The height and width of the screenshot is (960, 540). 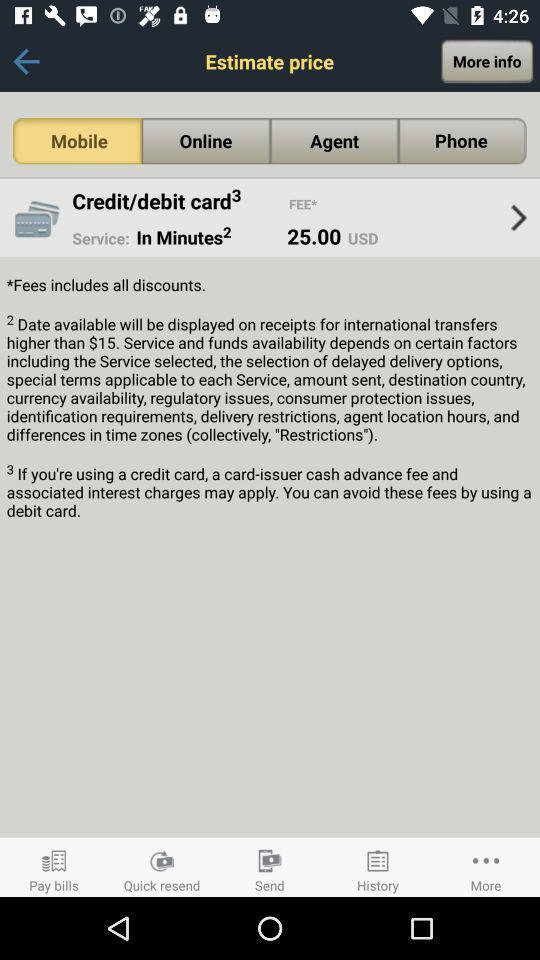 What do you see at coordinates (100, 238) in the screenshot?
I see `the app next to the in minutes2 icon` at bounding box center [100, 238].